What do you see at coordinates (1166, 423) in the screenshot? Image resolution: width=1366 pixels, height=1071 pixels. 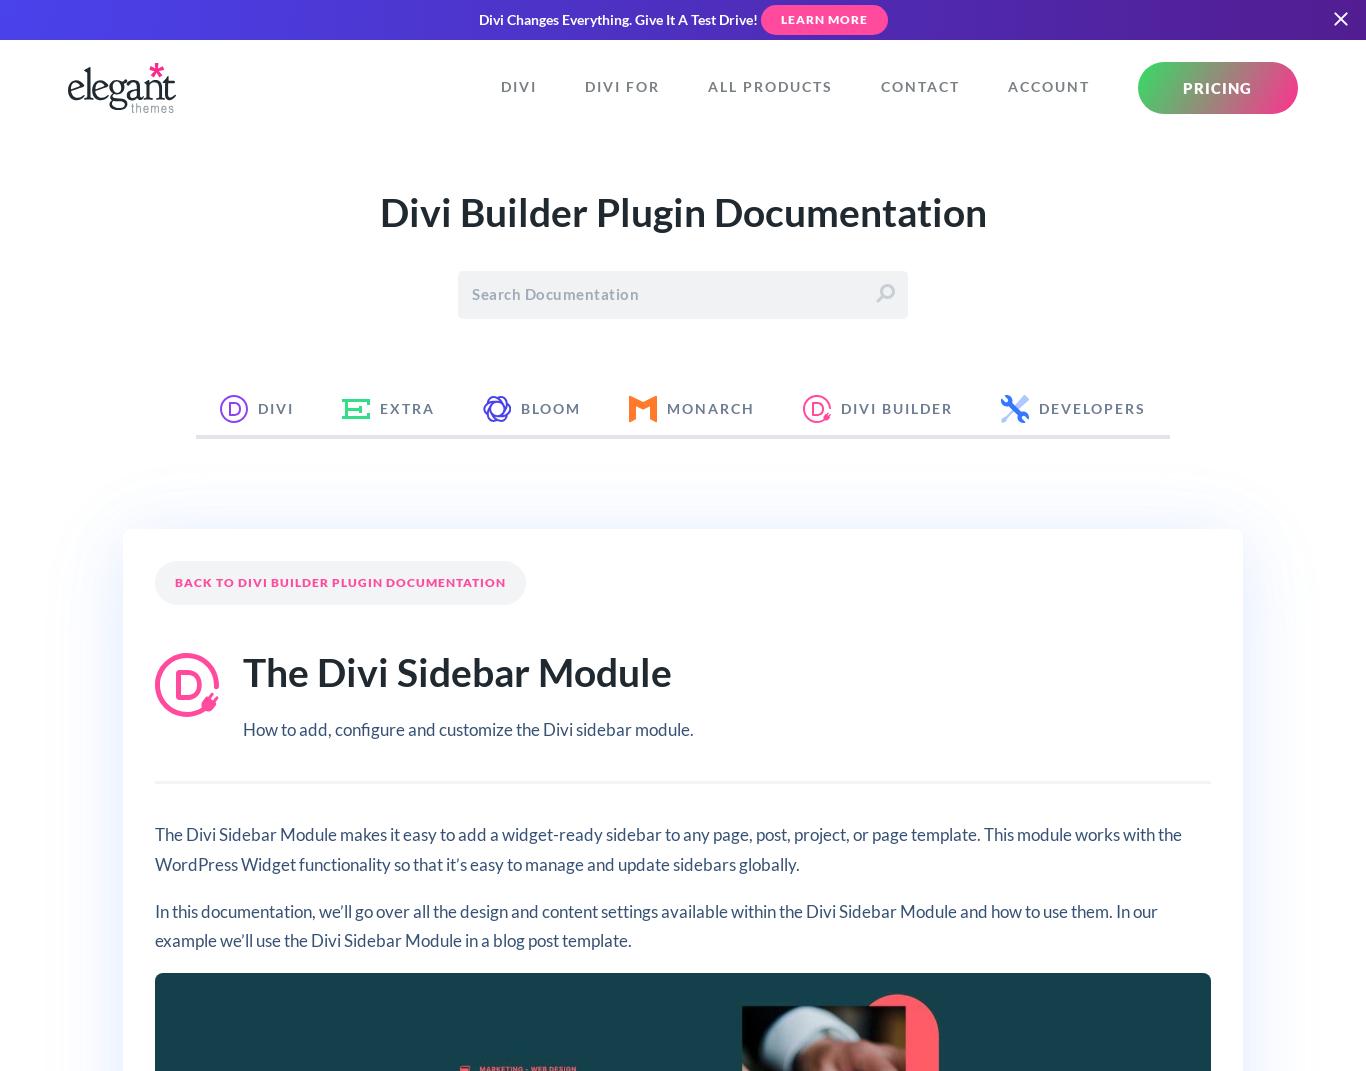 I see `'?'` at bounding box center [1166, 423].